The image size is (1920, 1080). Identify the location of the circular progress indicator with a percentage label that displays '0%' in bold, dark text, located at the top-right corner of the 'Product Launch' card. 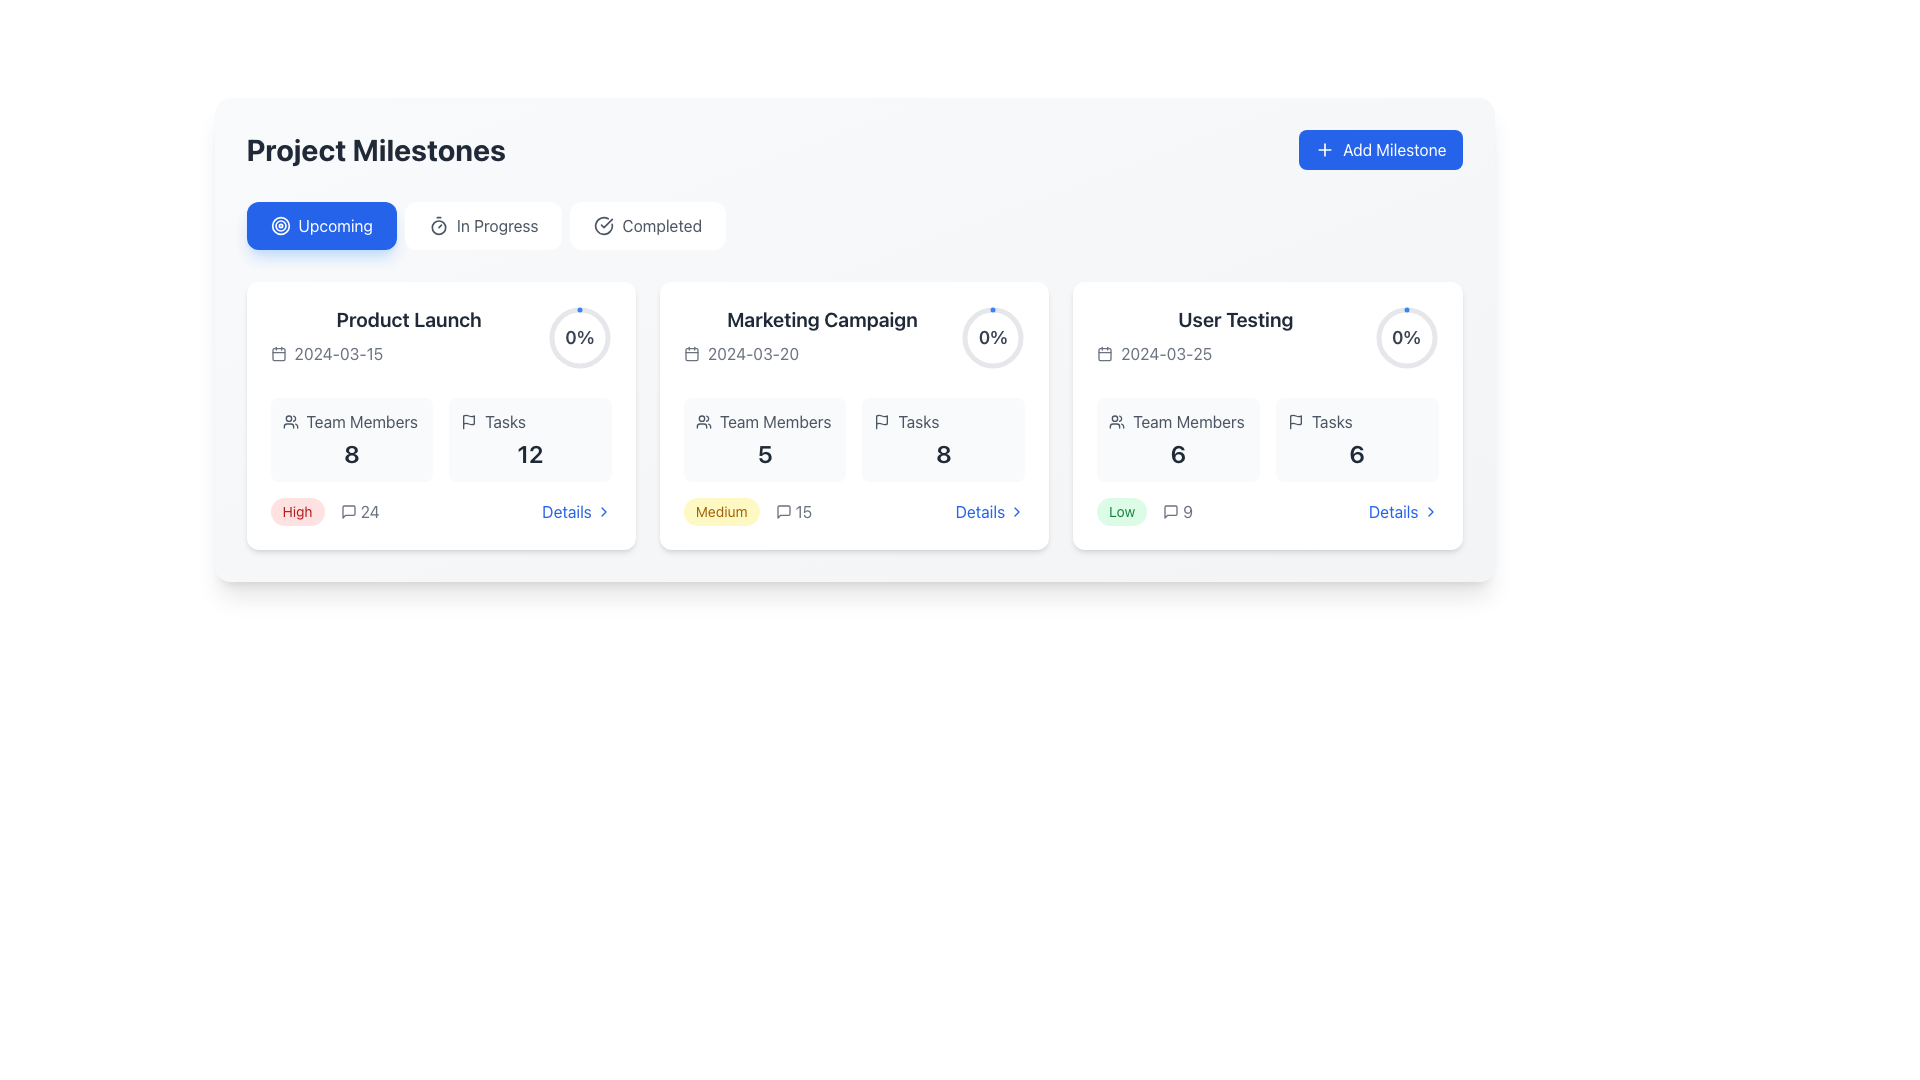
(578, 337).